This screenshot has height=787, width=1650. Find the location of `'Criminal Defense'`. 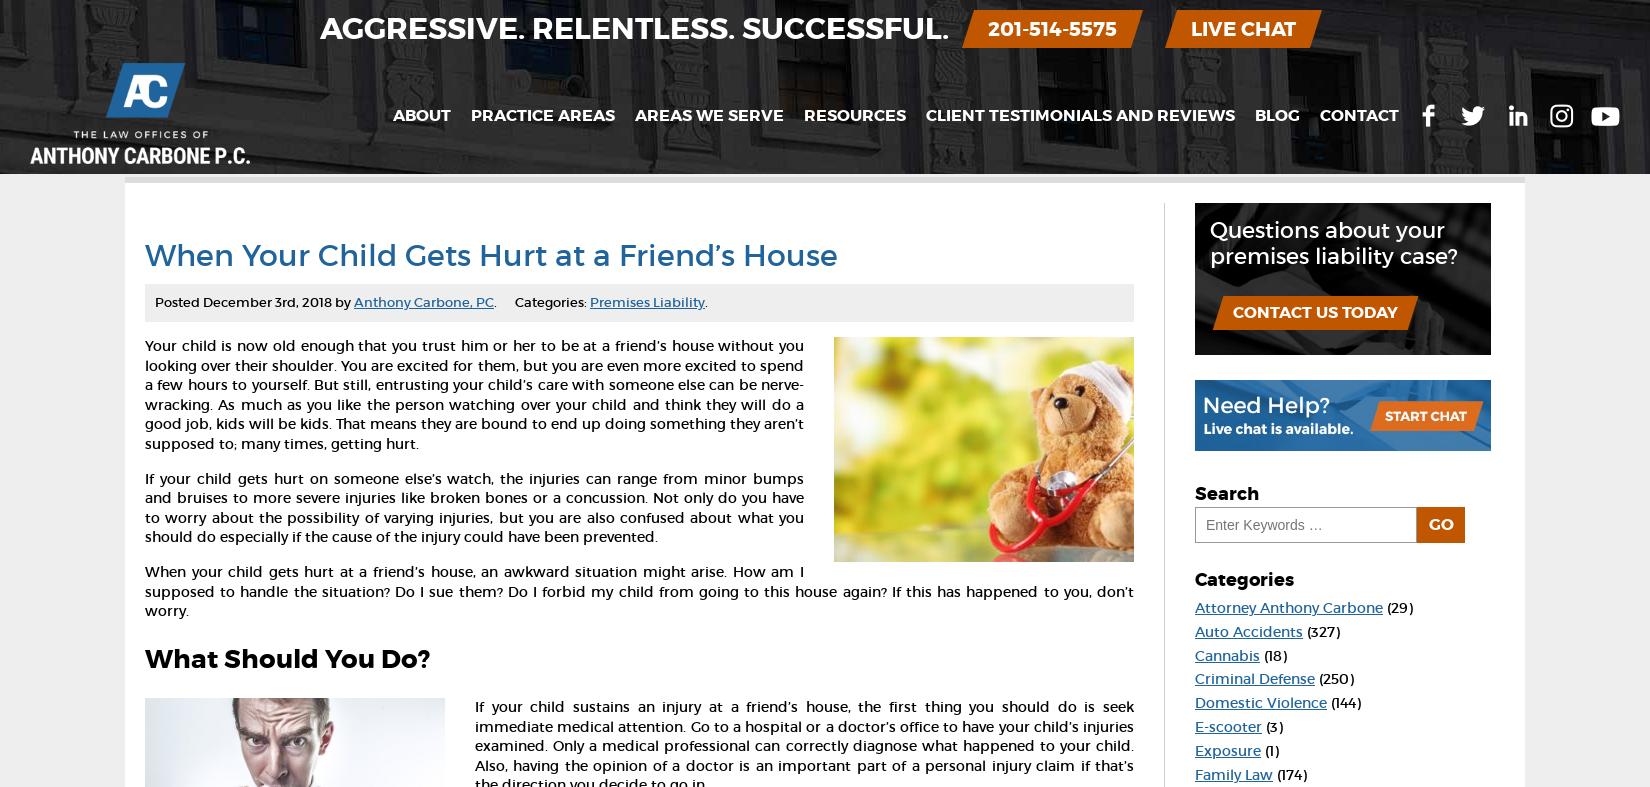

'Criminal Defense' is located at coordinates (1253, 679).